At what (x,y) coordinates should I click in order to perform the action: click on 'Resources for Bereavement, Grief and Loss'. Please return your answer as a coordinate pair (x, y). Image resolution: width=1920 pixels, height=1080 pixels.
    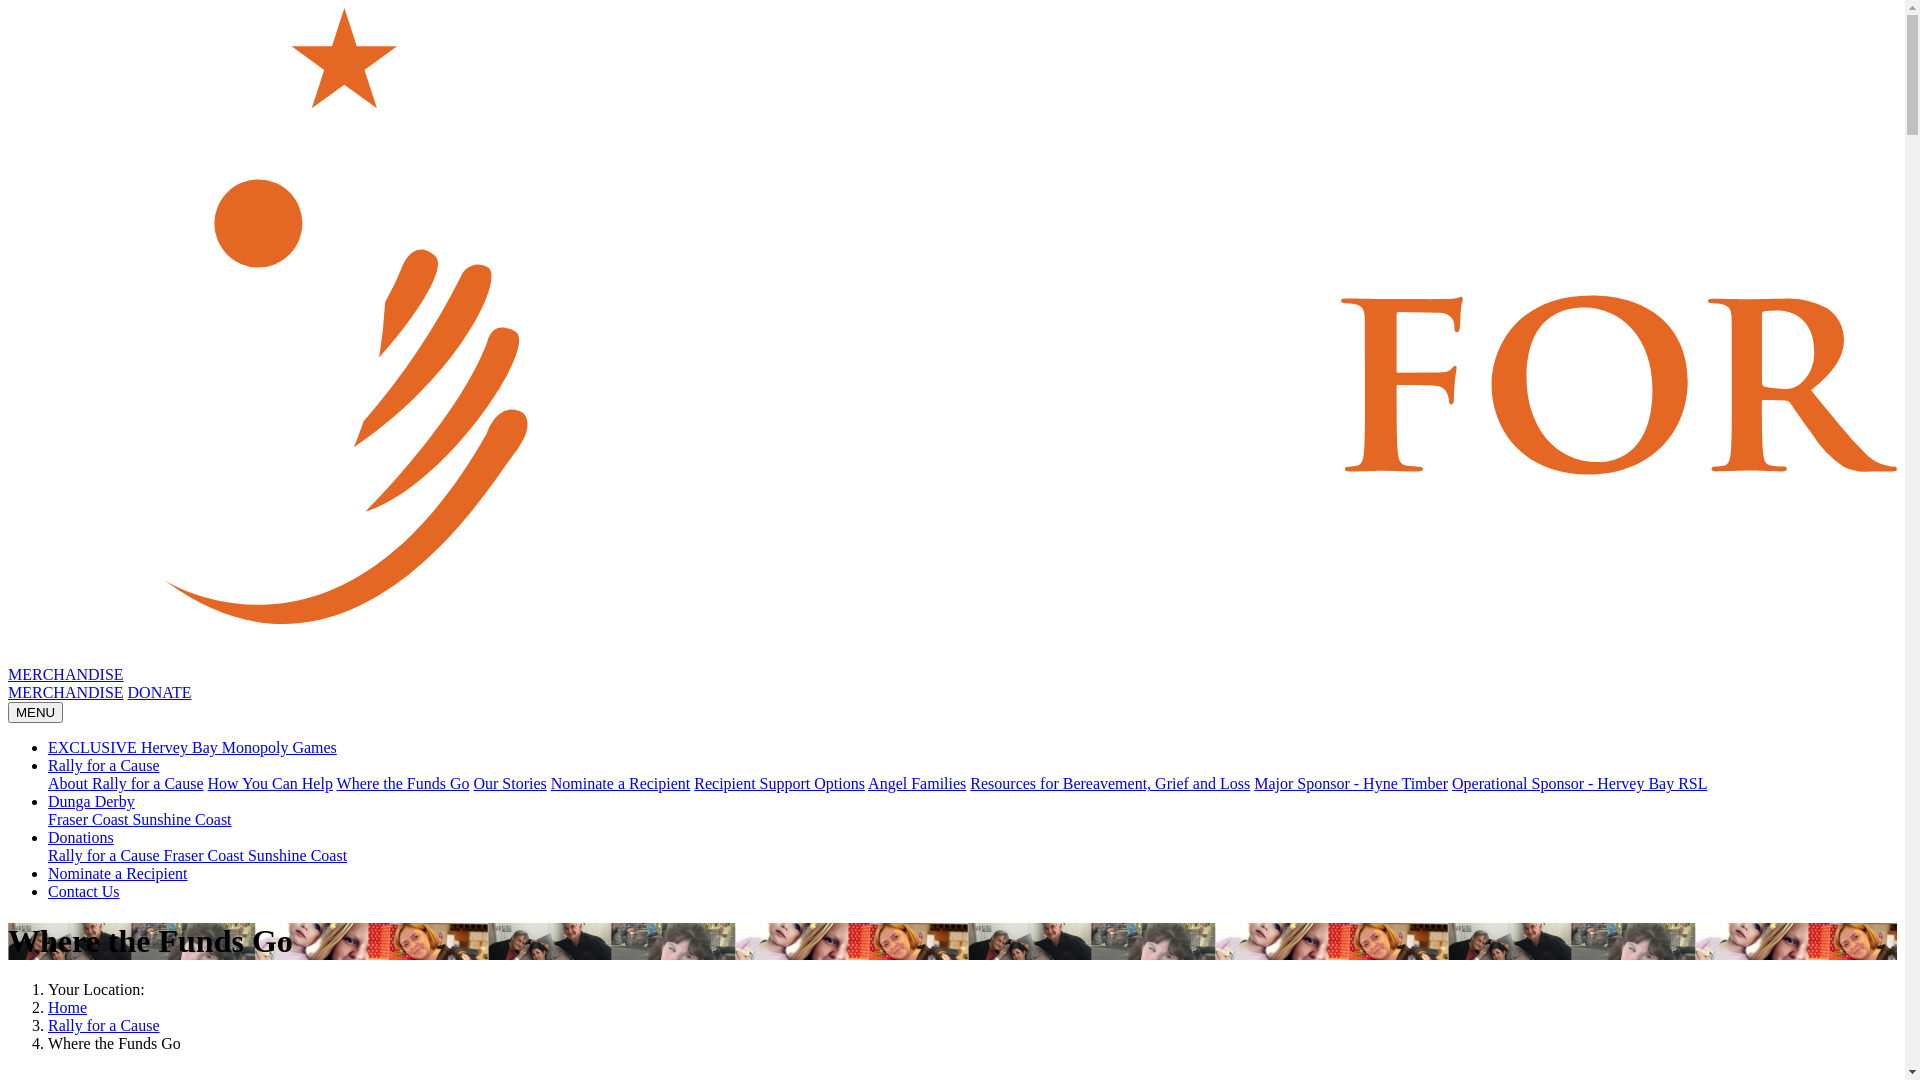
    Looking at the image, I should click on (1108, 782).